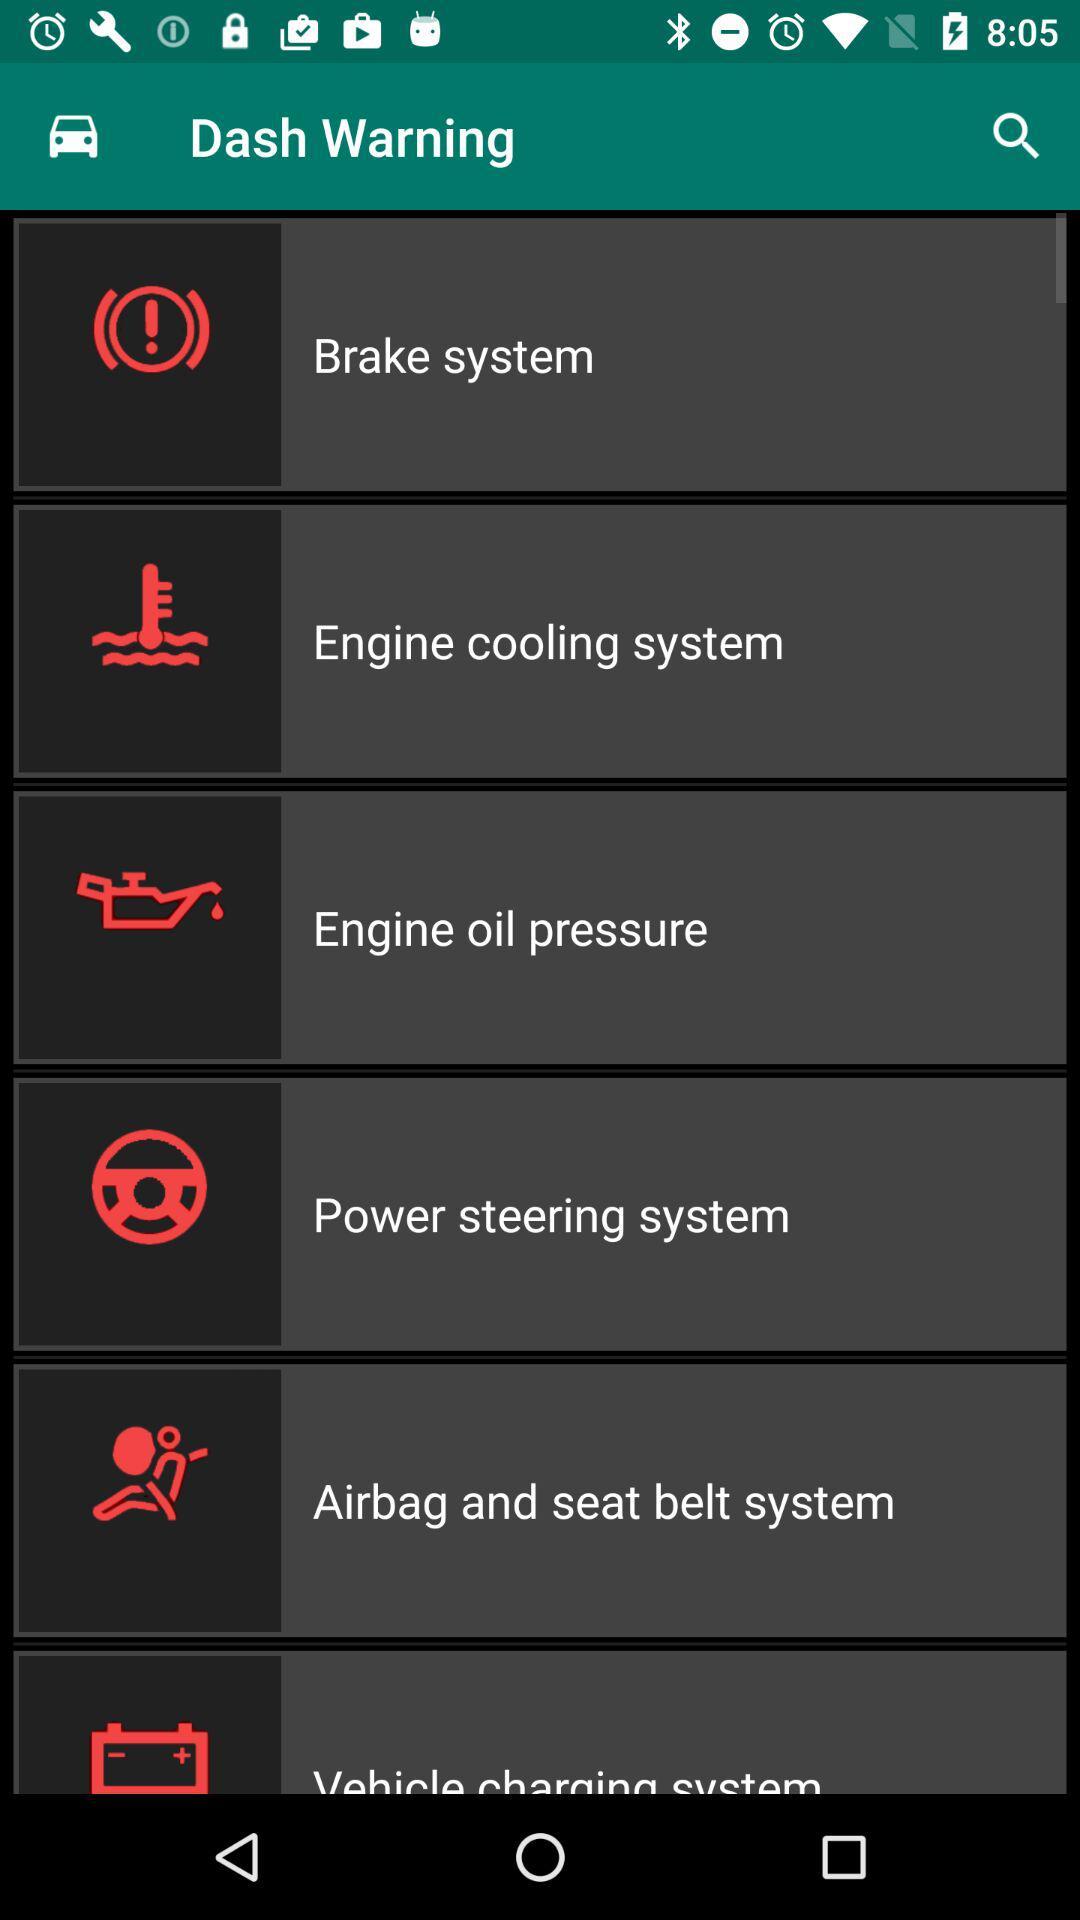 Image resolution: width=1080 pixels, height=1920 pixels. I want to click on brake system icon, so click(688, 354).